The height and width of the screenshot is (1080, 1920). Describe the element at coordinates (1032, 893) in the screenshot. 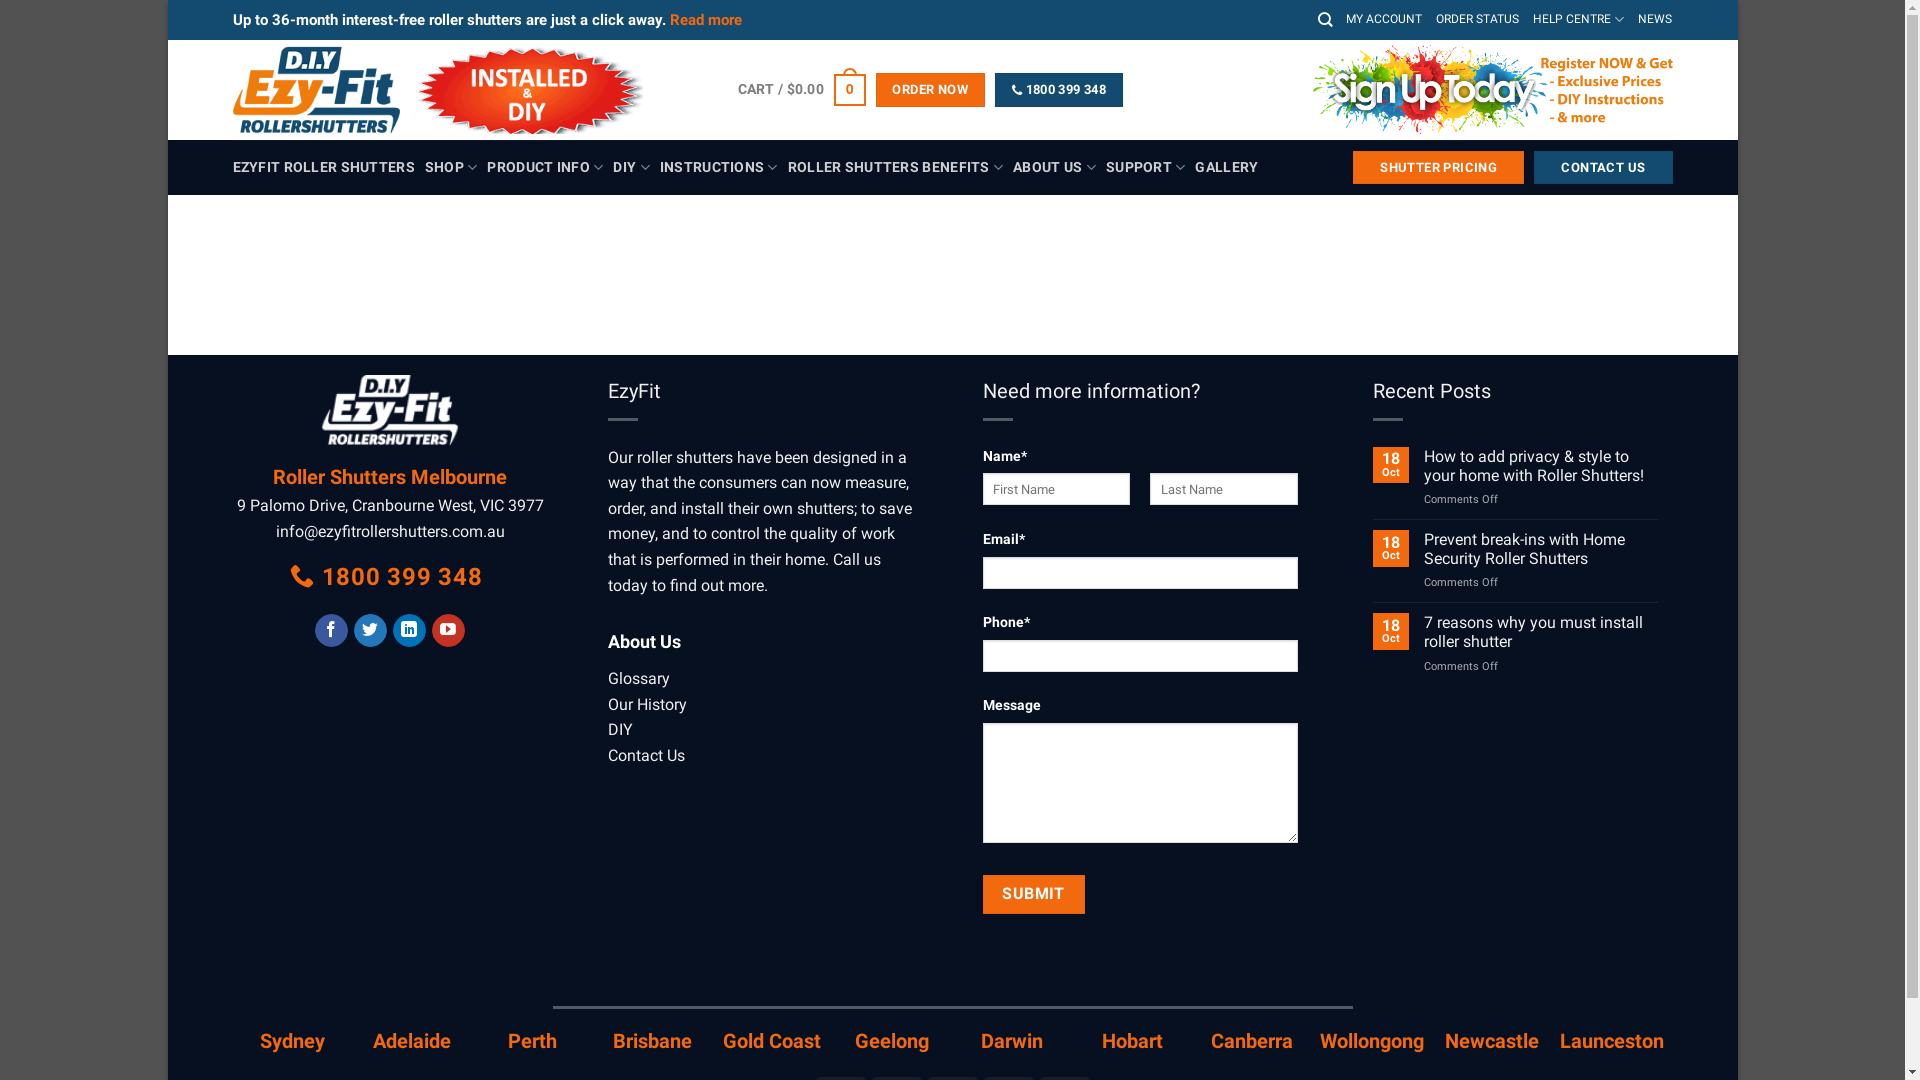

I see `'Submit'` at that location.